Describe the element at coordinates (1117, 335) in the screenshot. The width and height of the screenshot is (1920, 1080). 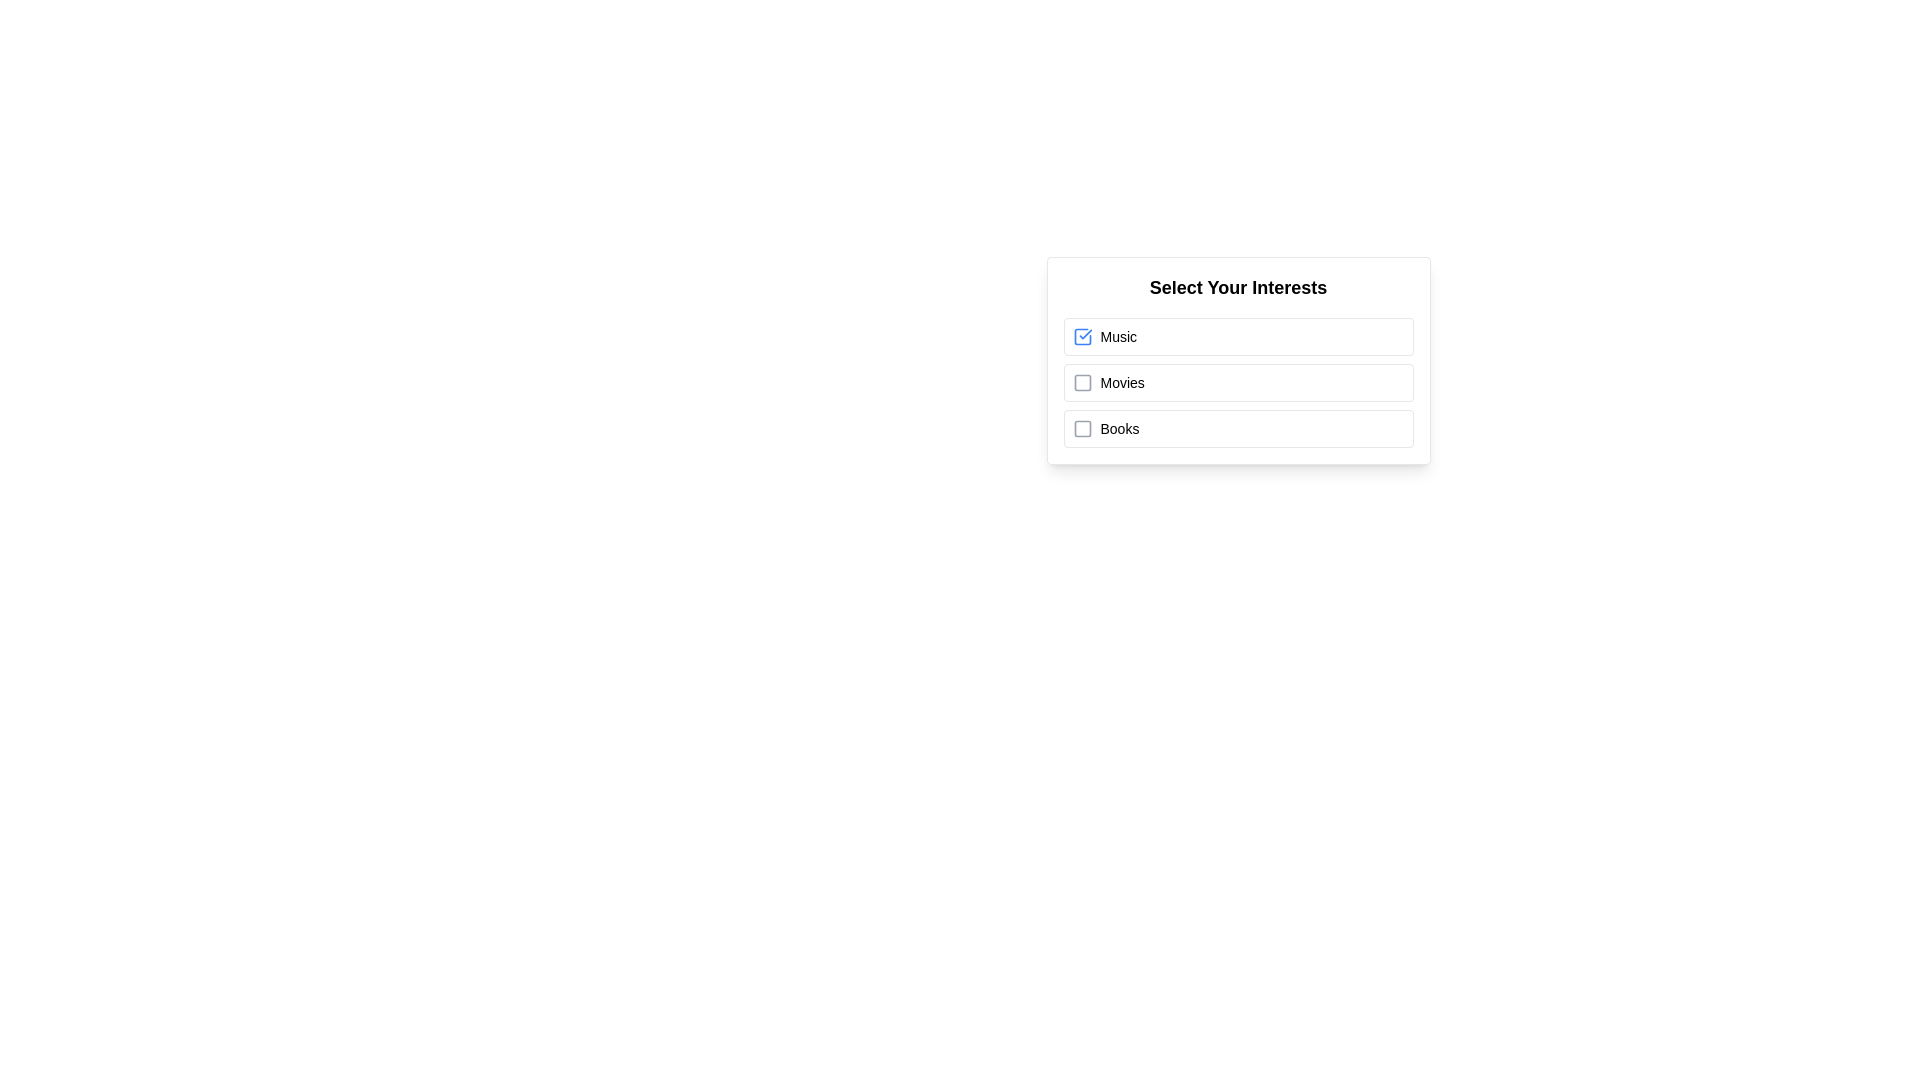
I see `text of the descriptive label saying 'Music' located to the right of the checkbox in the first row of options` at that location.